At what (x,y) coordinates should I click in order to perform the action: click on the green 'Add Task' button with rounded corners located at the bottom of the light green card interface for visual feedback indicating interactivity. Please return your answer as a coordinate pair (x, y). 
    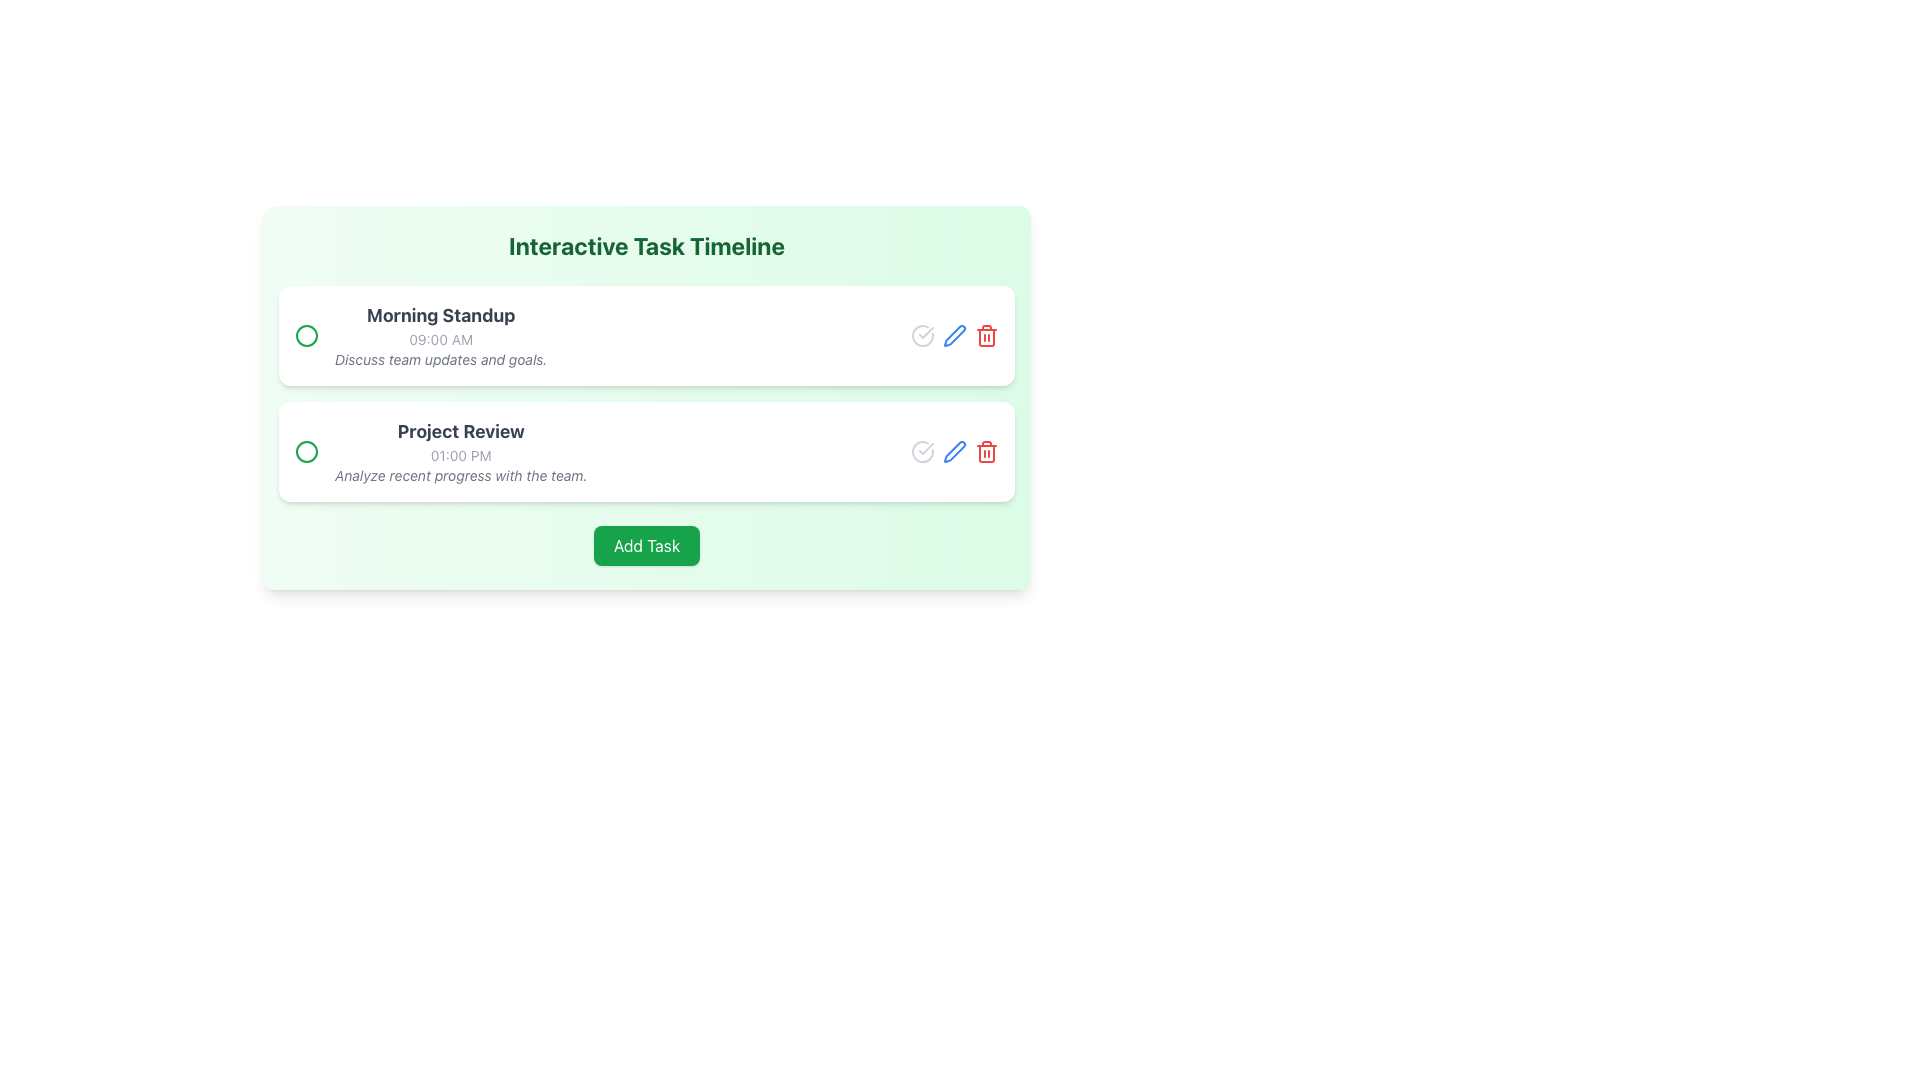
    Looking at the image, I should click on (647, 546).